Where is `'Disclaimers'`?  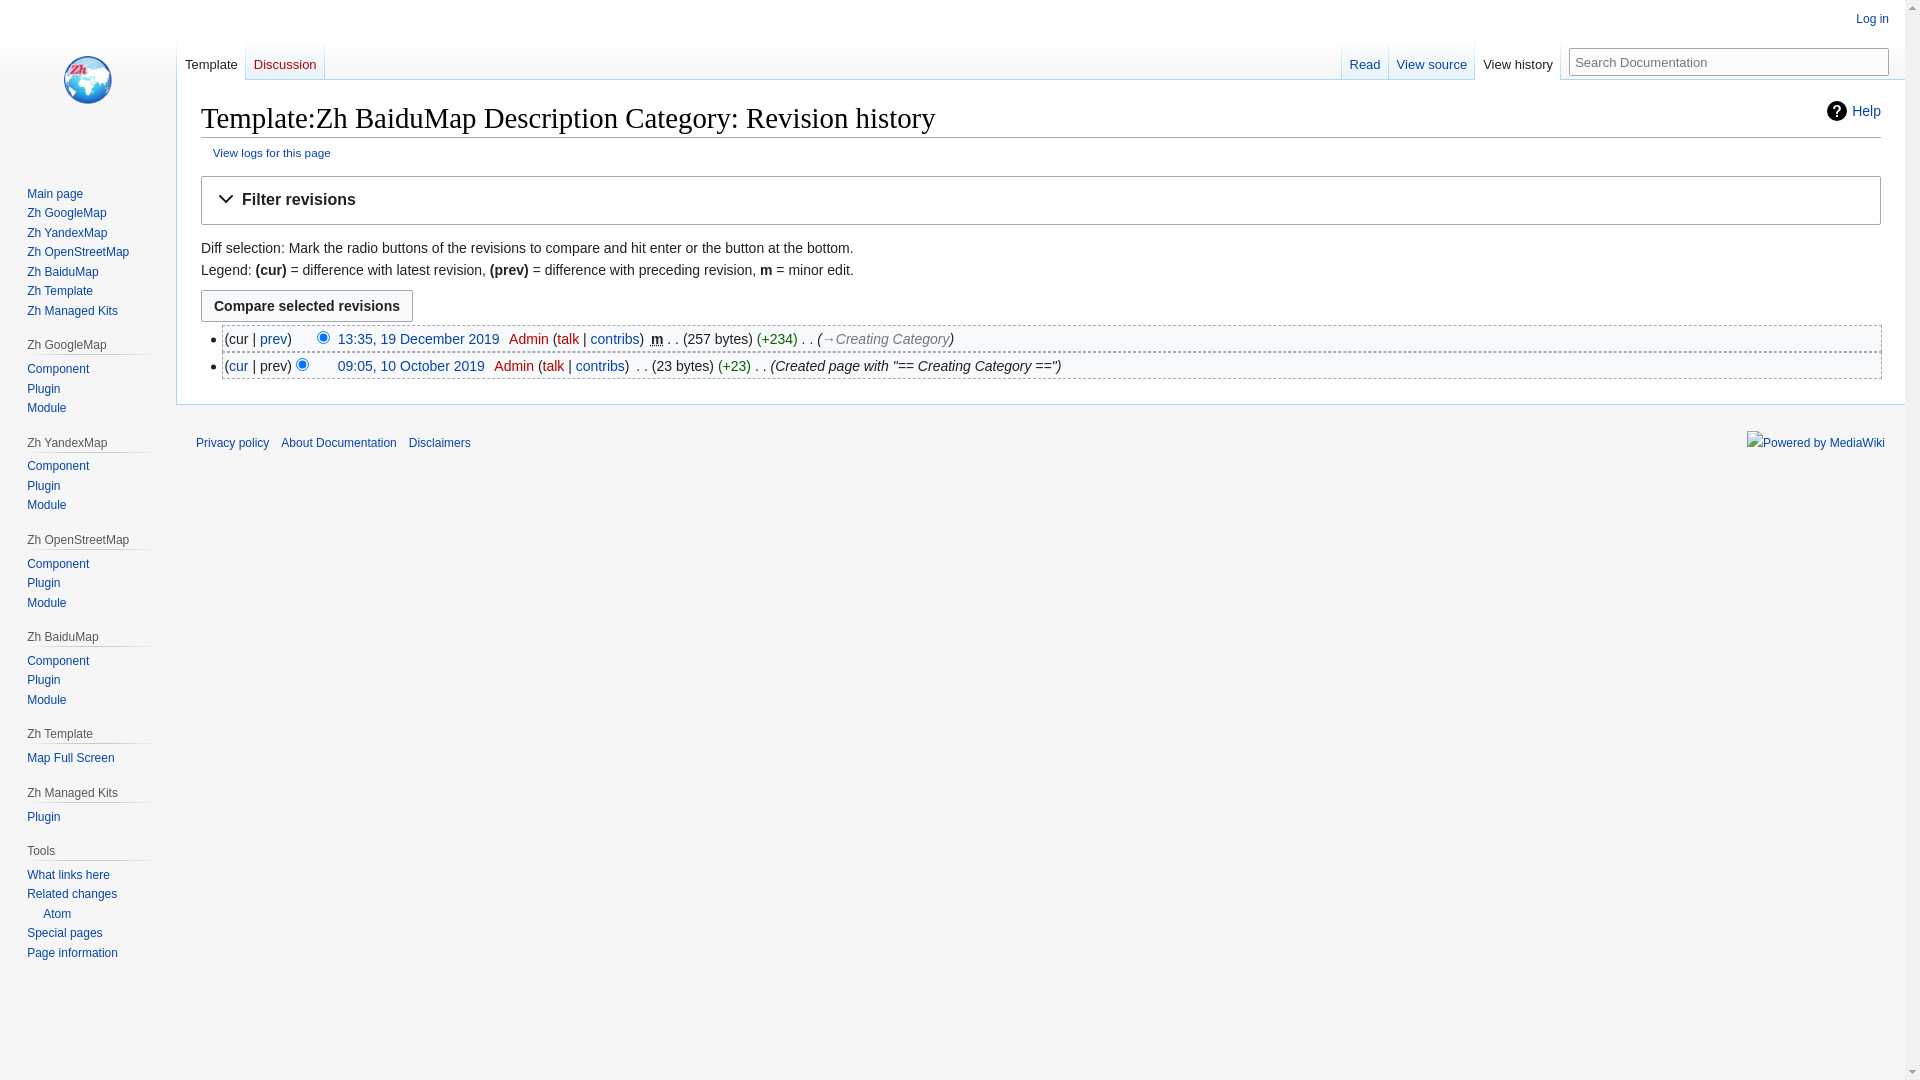
'Disclaimers' is located at coordinates (439, 442).